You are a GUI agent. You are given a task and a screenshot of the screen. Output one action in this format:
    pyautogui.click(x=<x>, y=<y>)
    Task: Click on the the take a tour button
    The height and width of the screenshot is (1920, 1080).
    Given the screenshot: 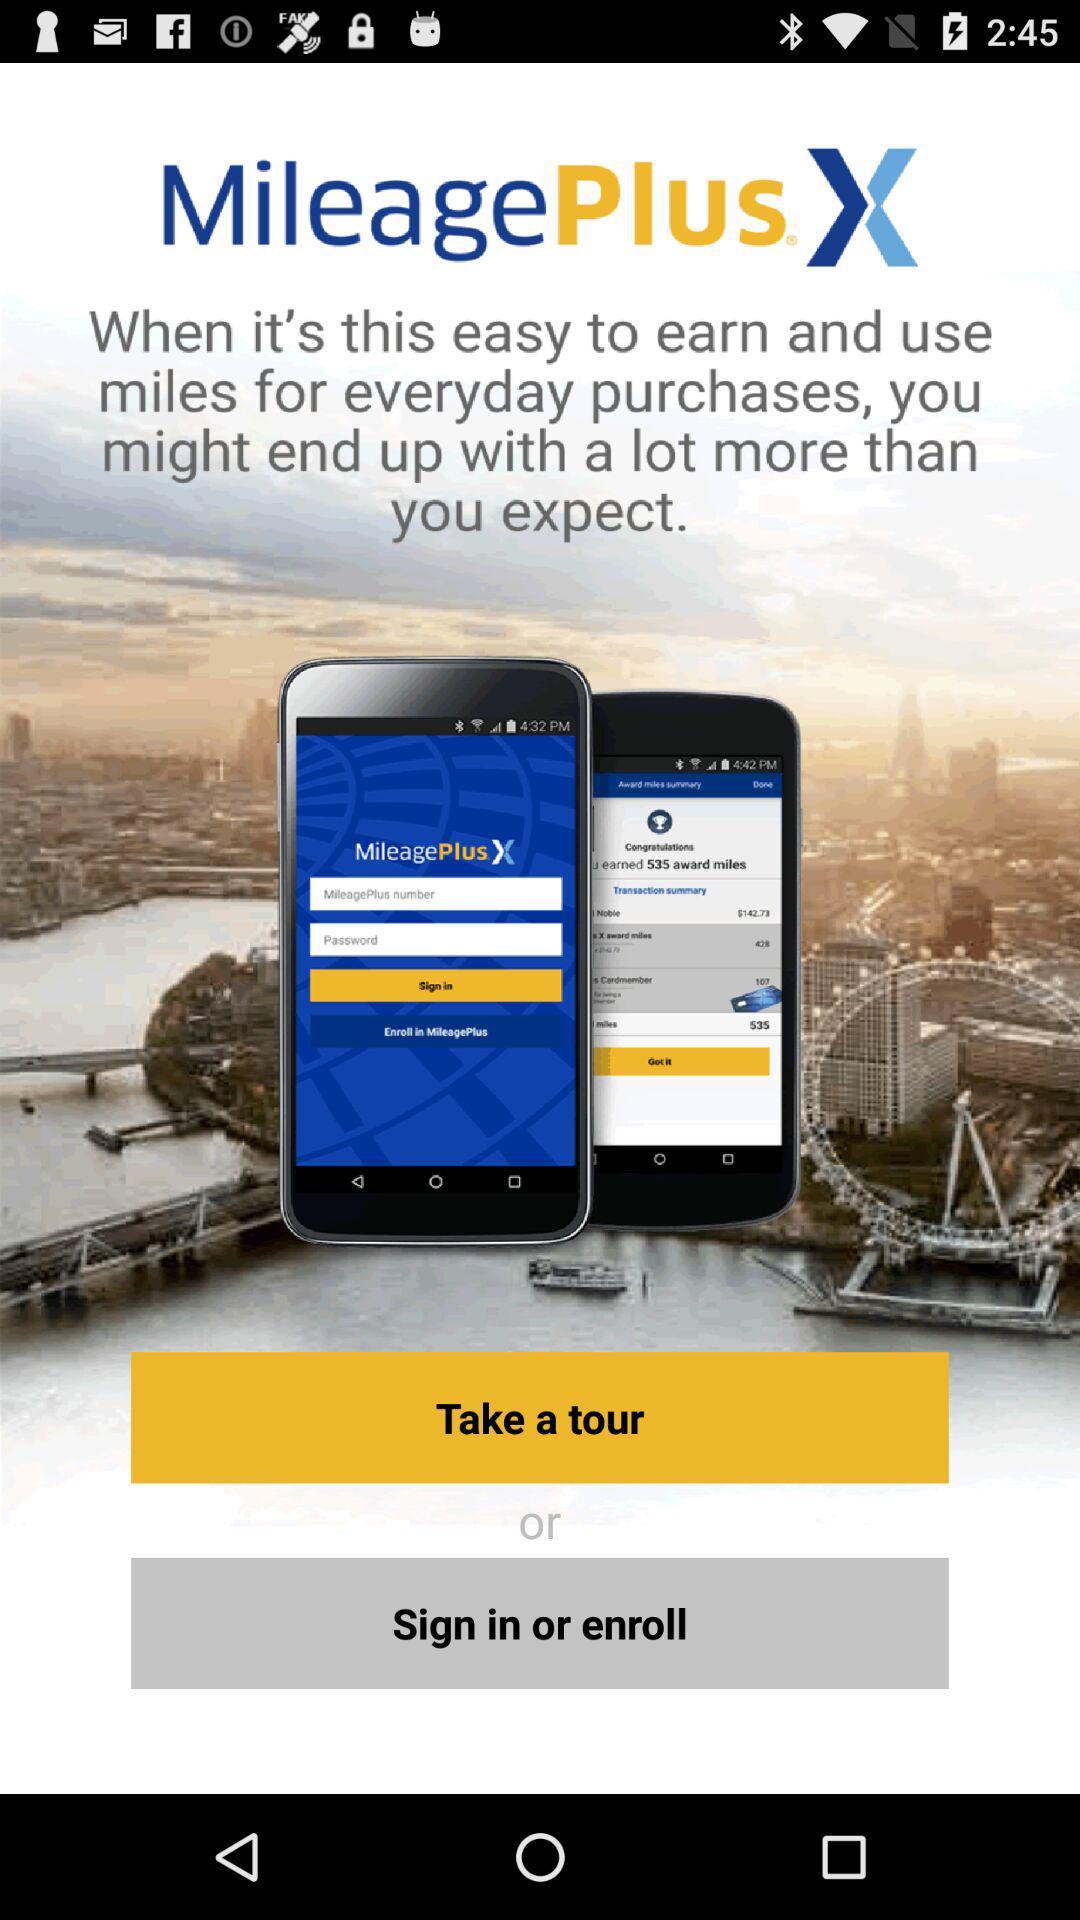 What is the action you would take?
    pyautogui.click(x=540, y=1416)
    